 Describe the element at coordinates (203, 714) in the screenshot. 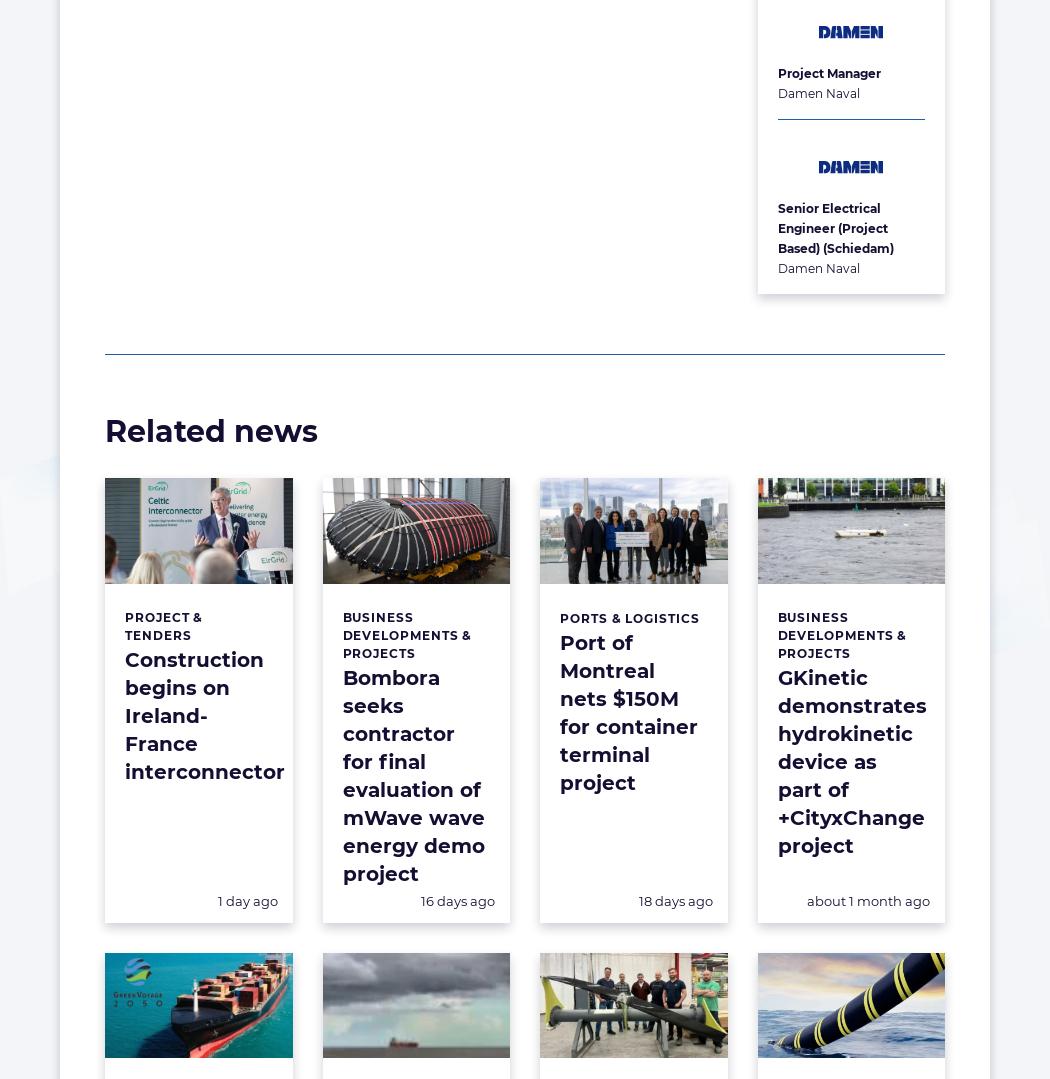

I see `'Construction begins on Ireland-France interconnector'` at that location.